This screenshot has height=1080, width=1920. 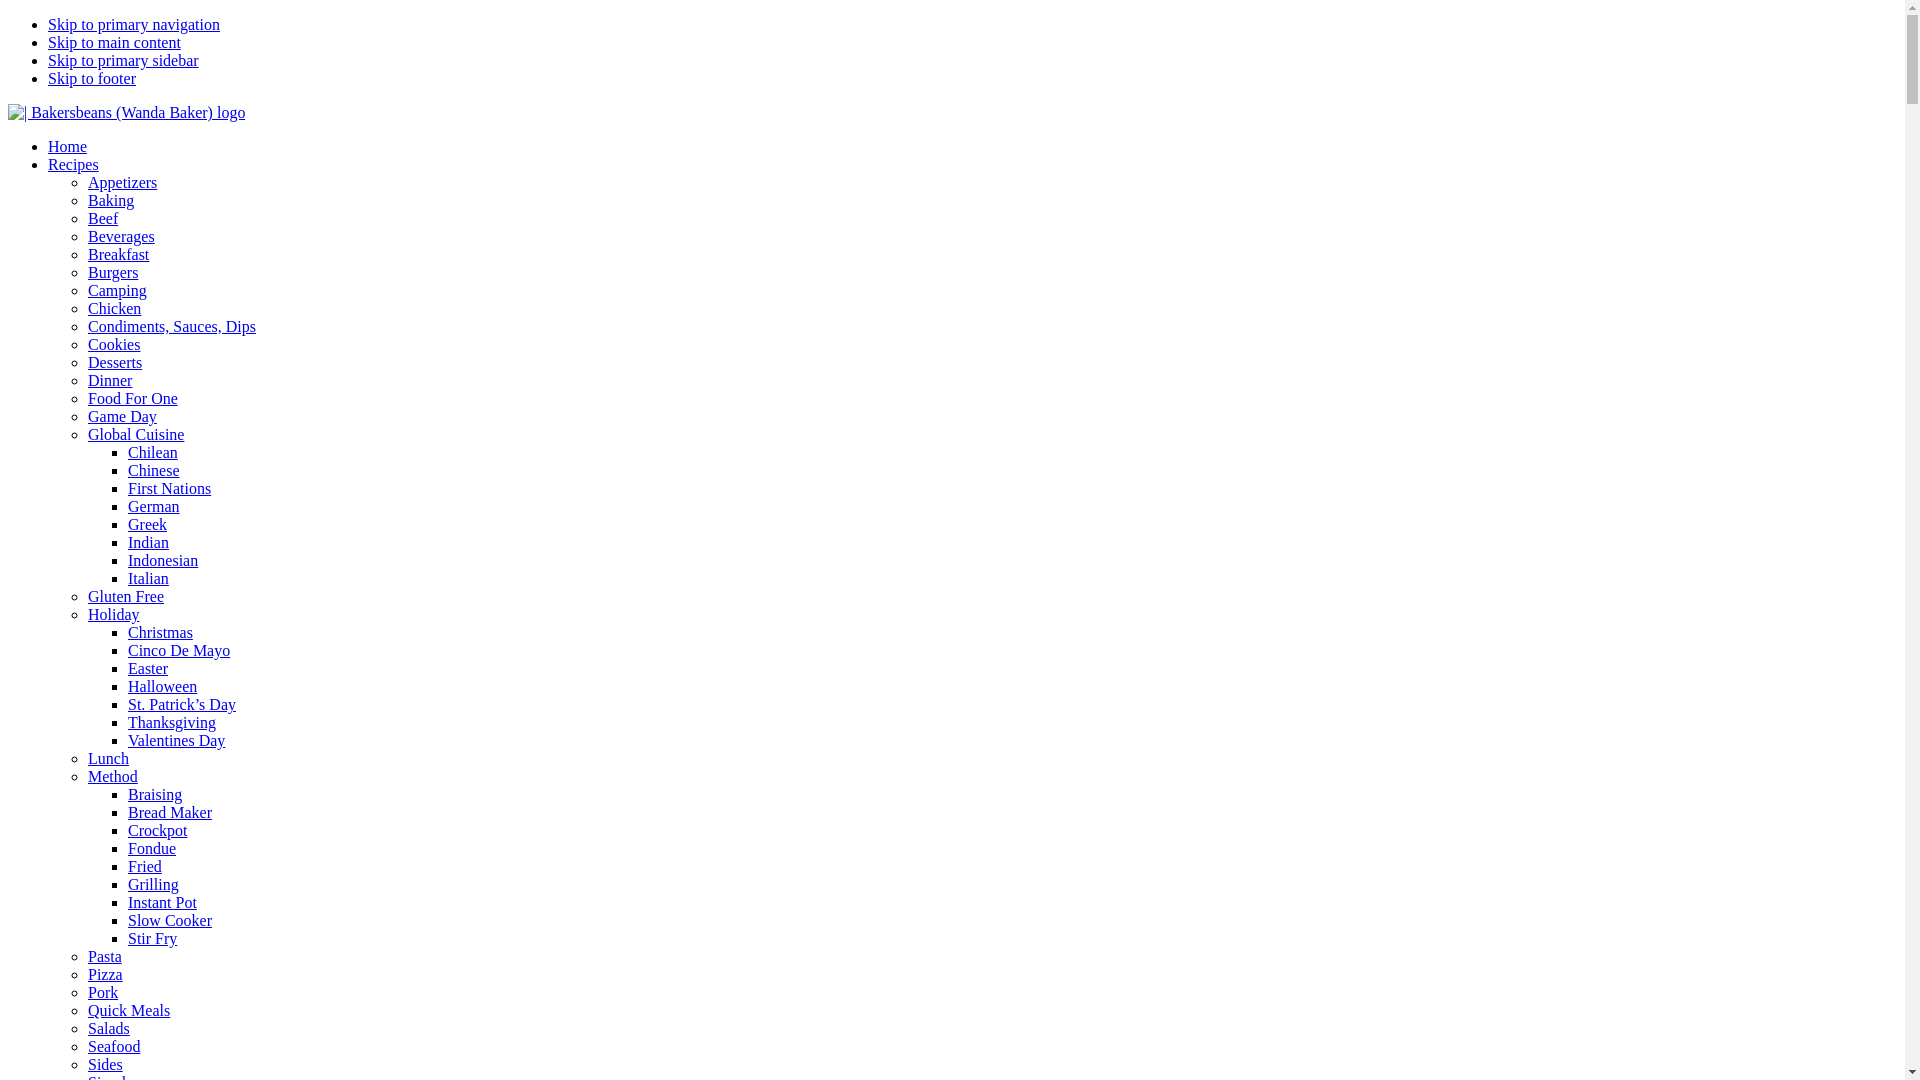 I want to click on 'Holiday', so click(x=113, y=613).